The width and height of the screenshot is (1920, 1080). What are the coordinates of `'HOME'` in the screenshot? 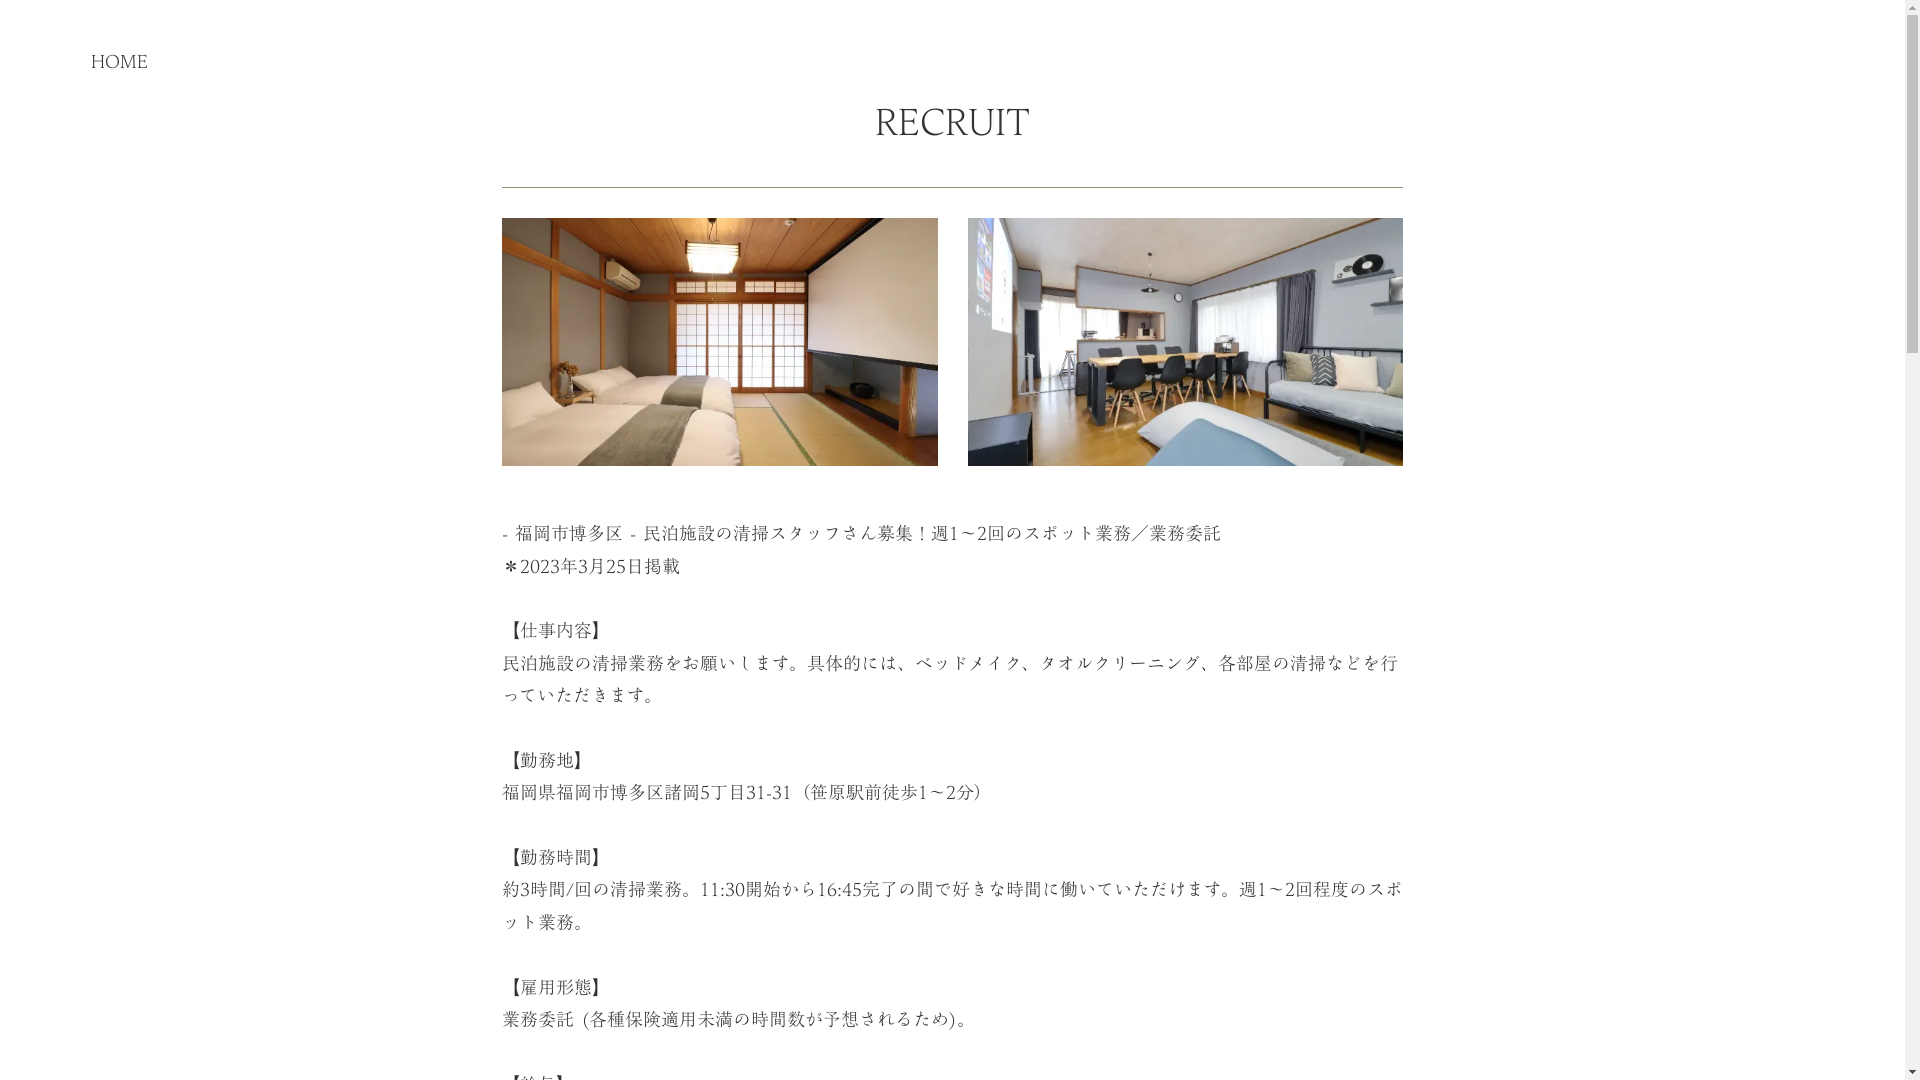 It's located at (118, 60).